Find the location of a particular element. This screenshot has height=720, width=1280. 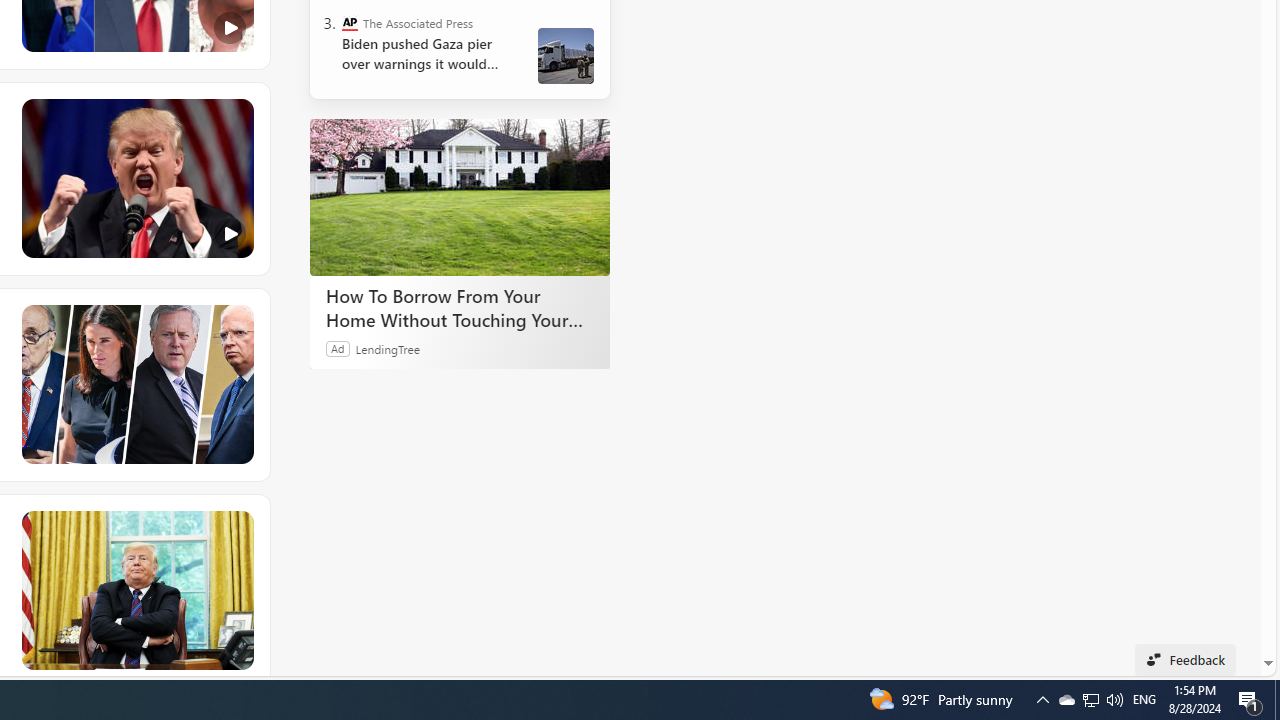

'The Associated Press' is located at coordinates (350, 23).